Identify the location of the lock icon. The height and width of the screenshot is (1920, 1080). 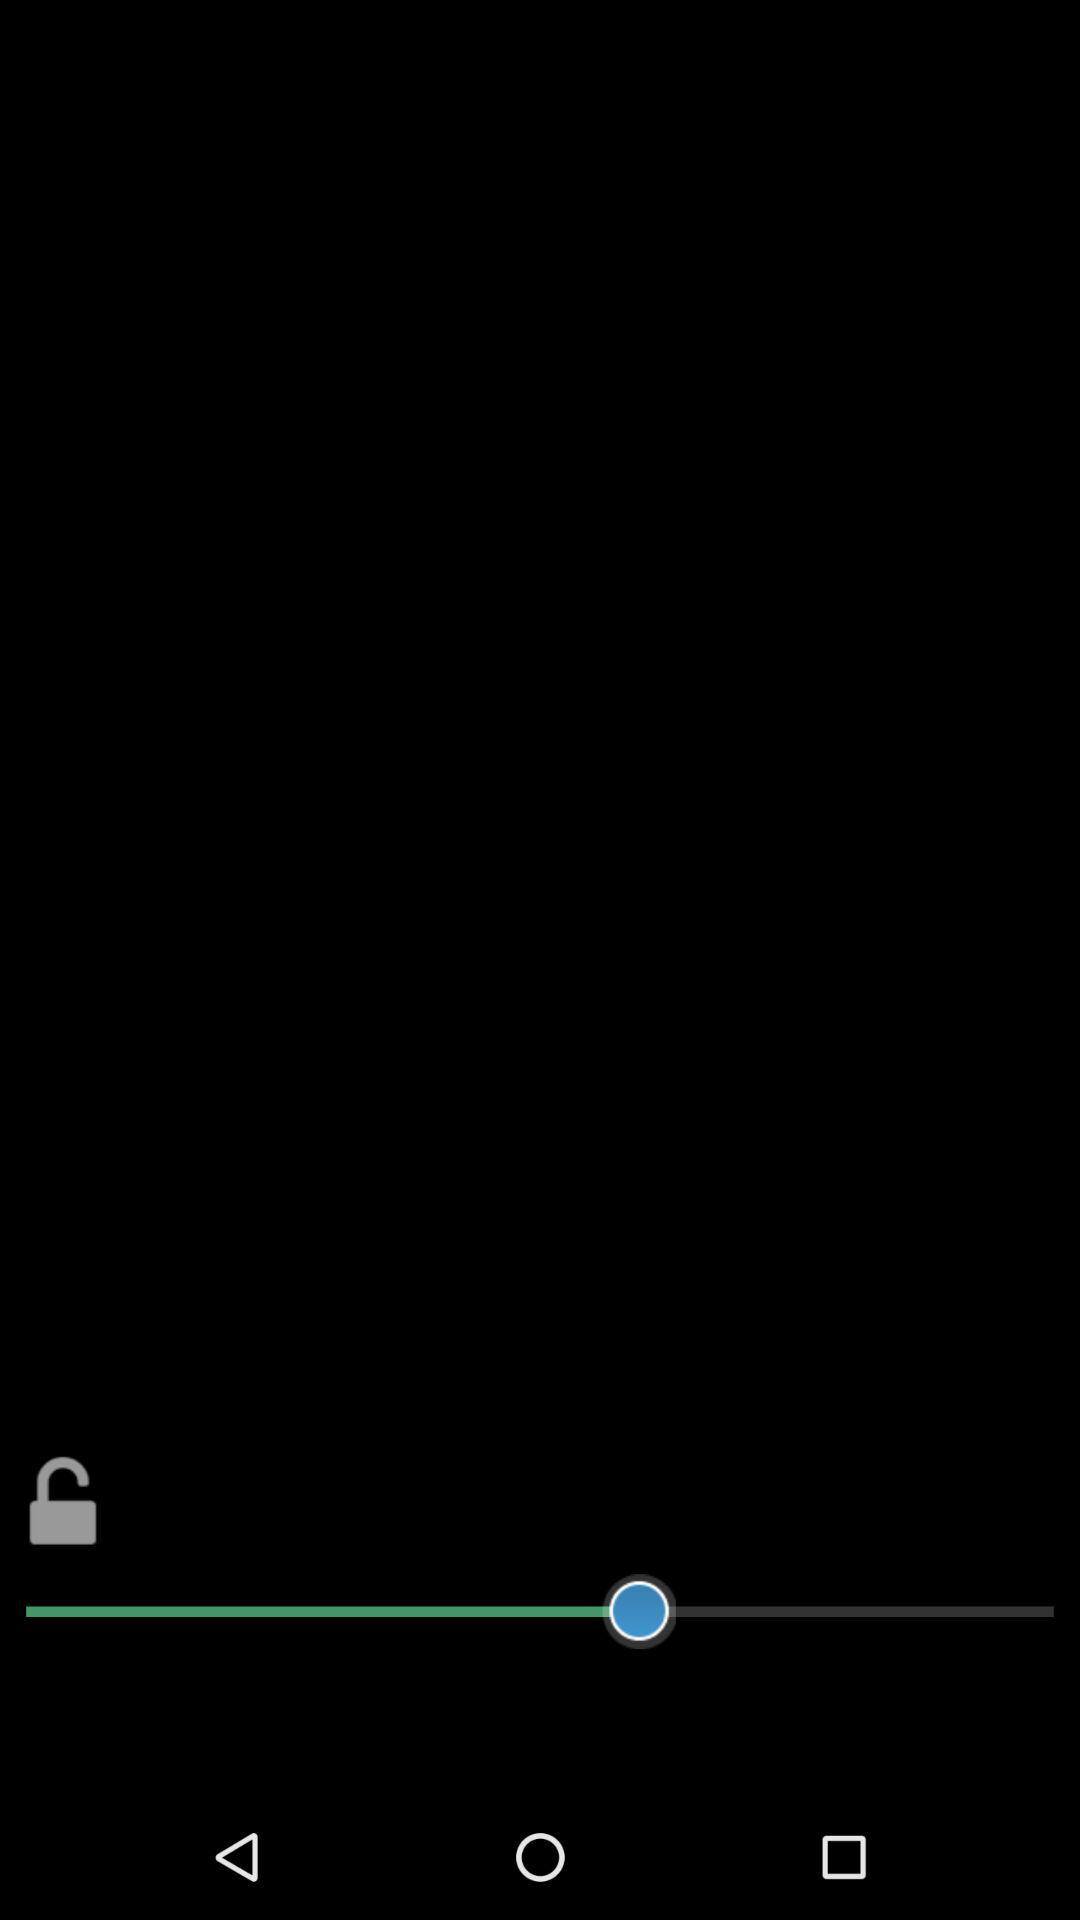
(62, 1606).